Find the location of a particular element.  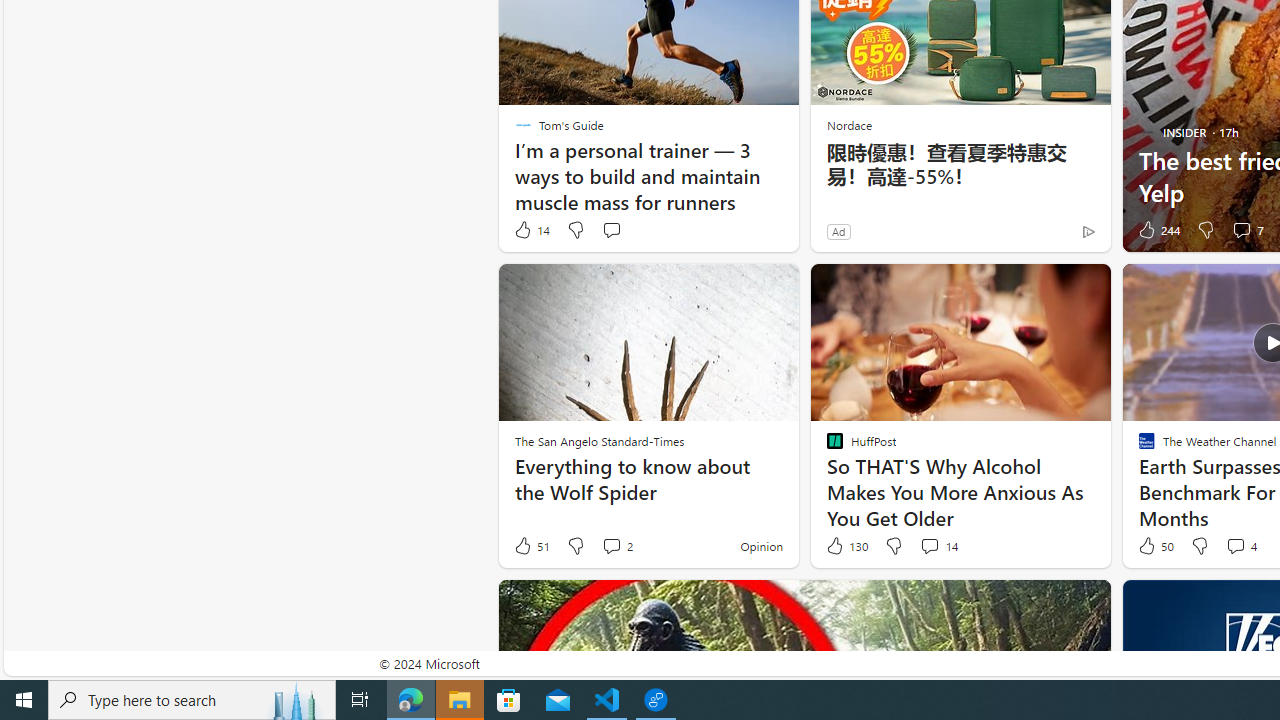

'14 Like' is located at coordinates (531, 229).